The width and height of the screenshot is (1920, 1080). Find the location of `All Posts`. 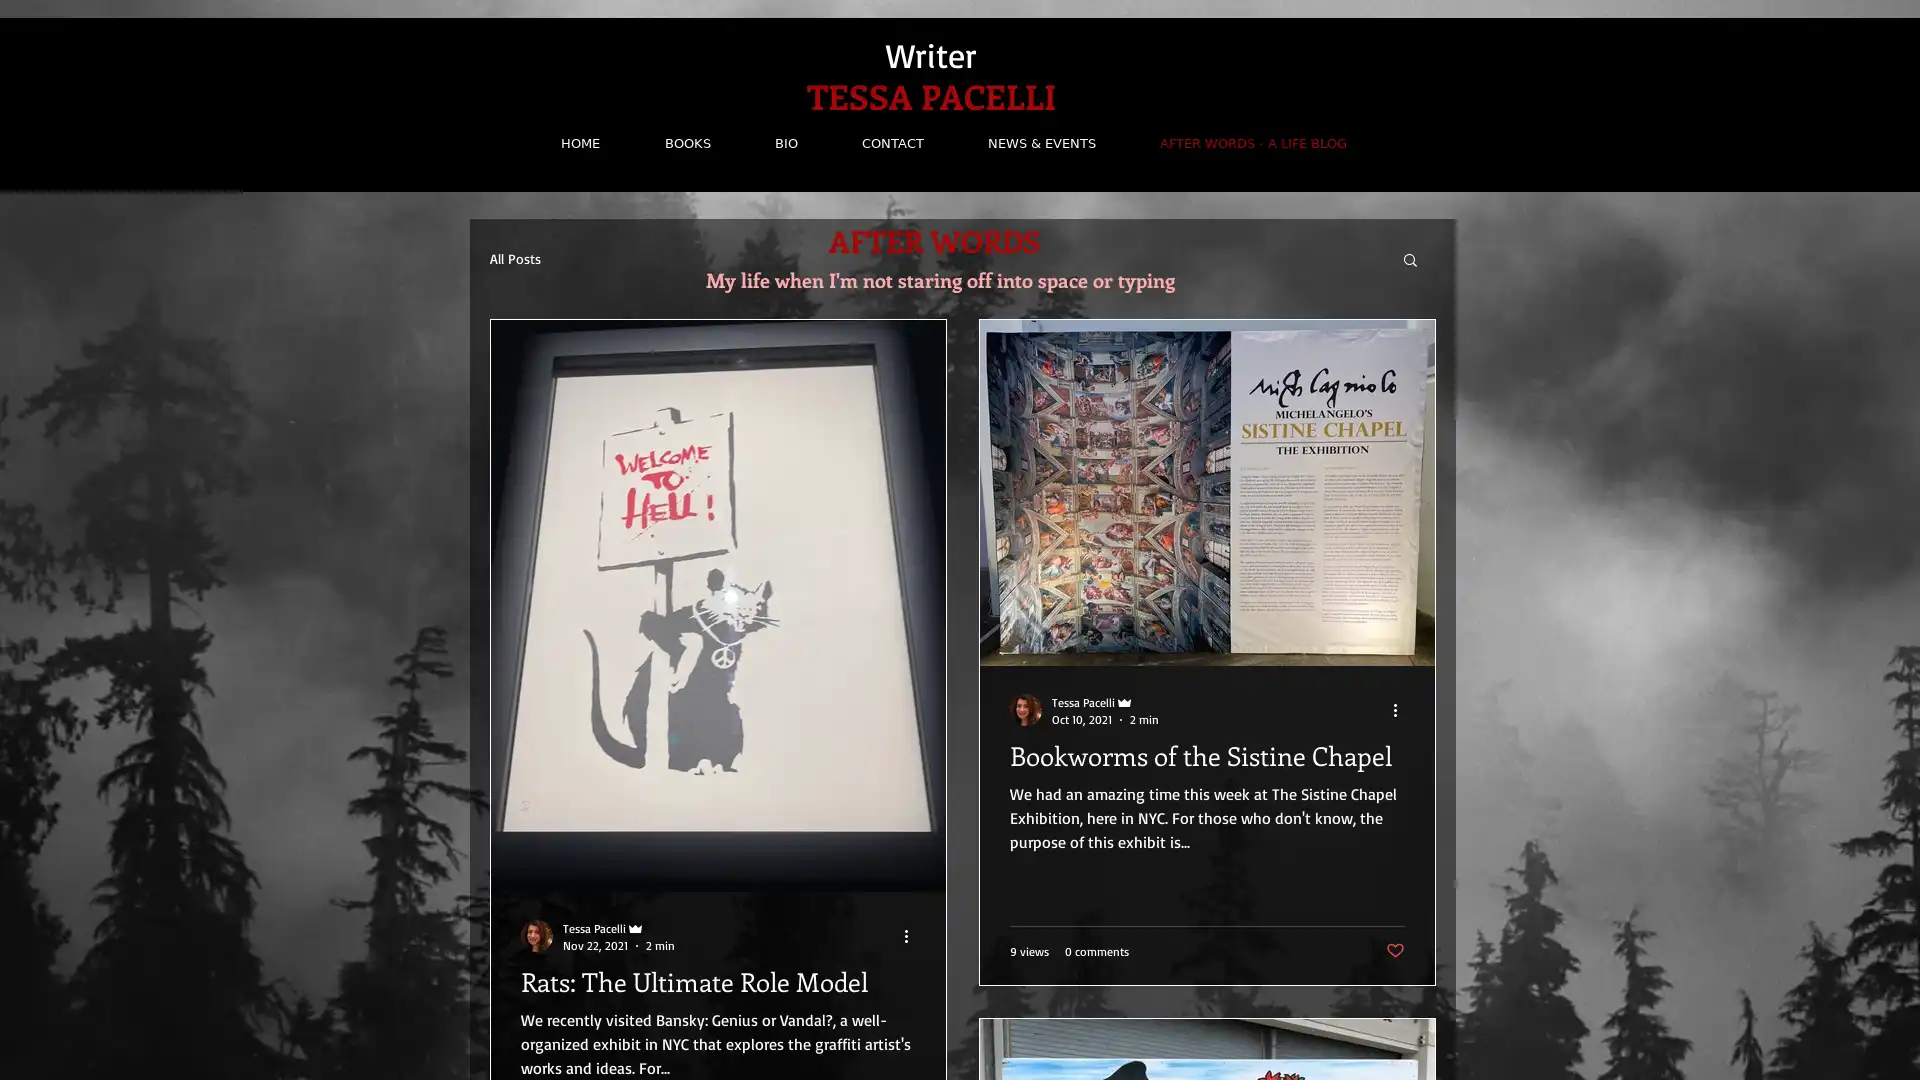

All Posts is located at coordinates (515, 257).